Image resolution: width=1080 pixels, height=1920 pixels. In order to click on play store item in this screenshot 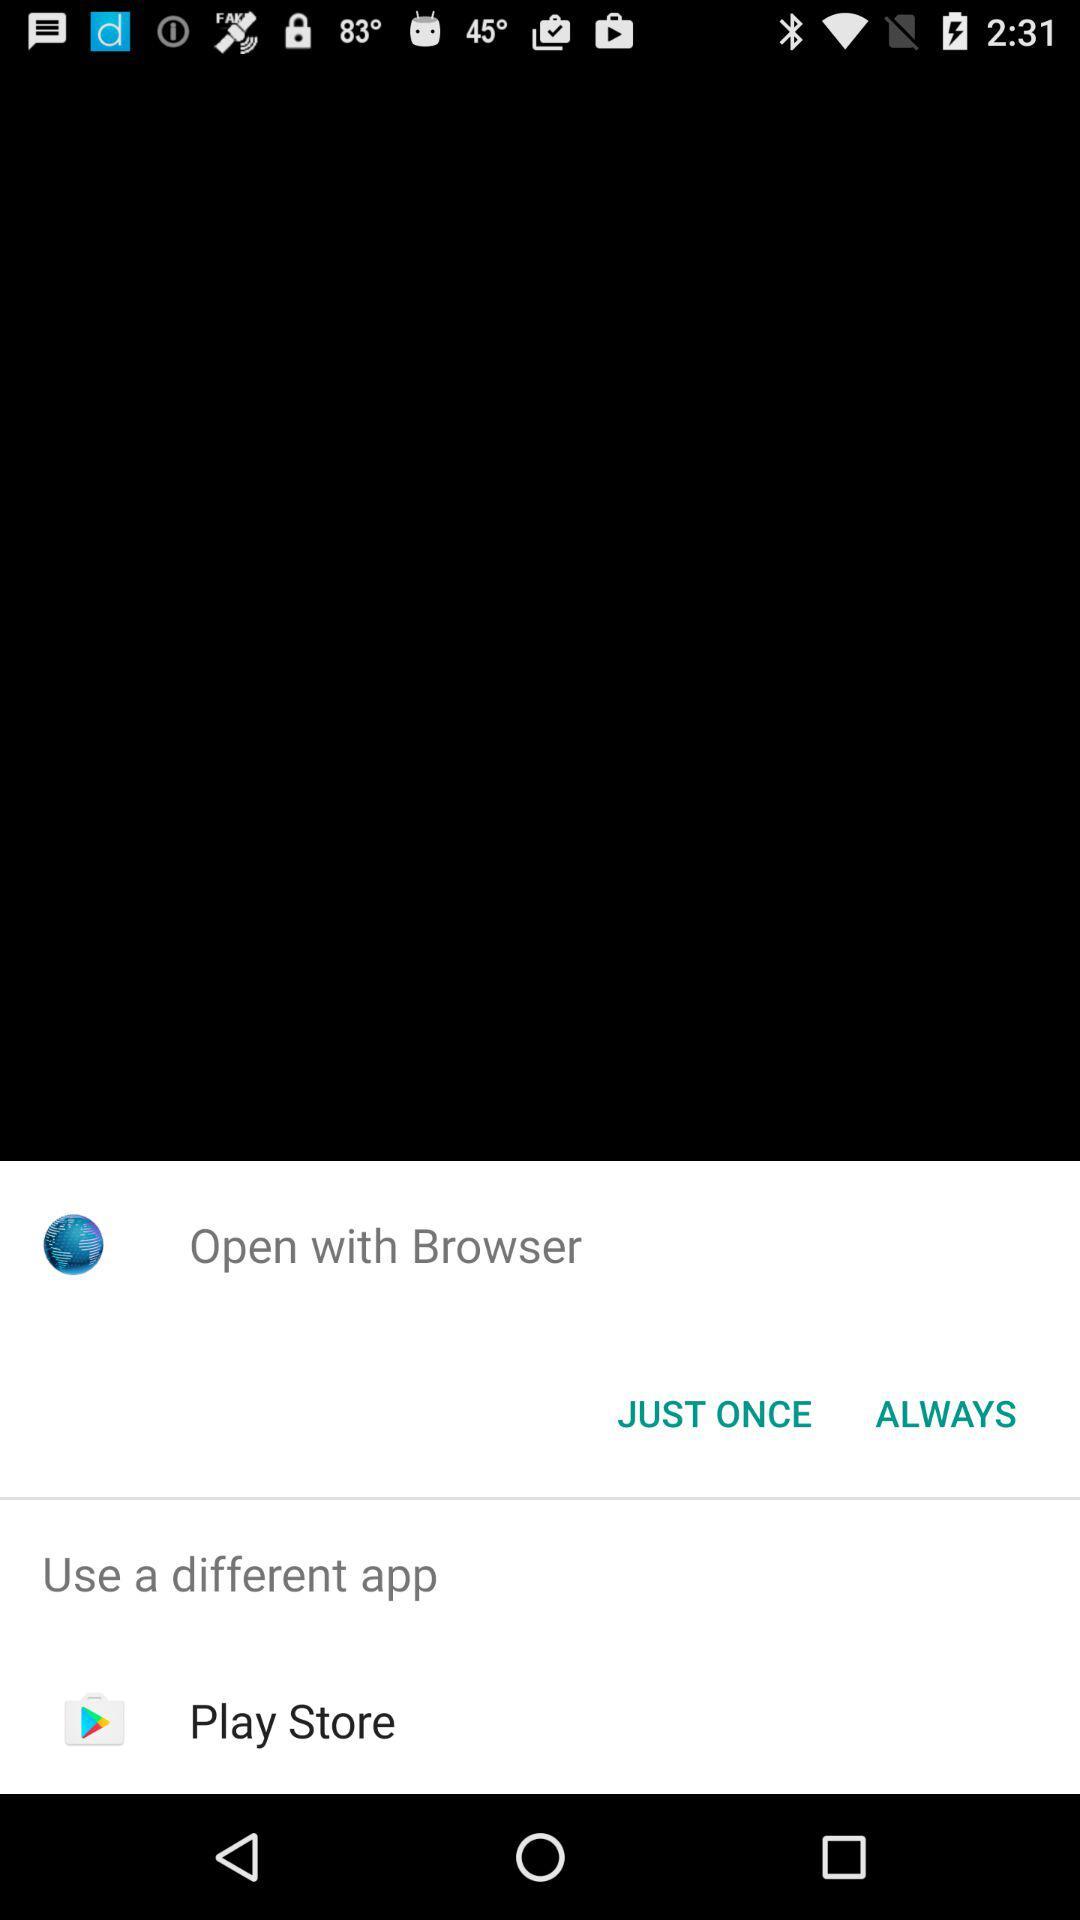, I will do `click(292, 1719)`.